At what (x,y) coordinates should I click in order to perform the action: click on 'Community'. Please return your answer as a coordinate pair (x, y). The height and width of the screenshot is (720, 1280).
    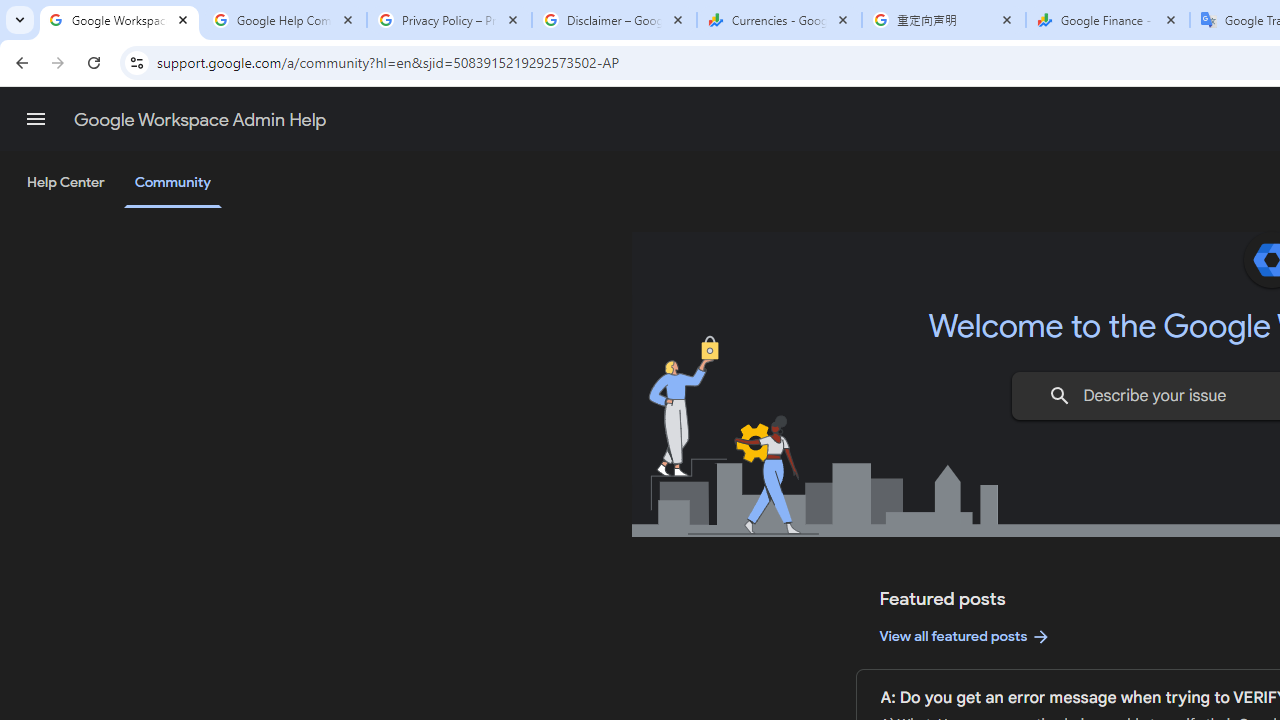
    Looking at the image, I should click on (172, 183).